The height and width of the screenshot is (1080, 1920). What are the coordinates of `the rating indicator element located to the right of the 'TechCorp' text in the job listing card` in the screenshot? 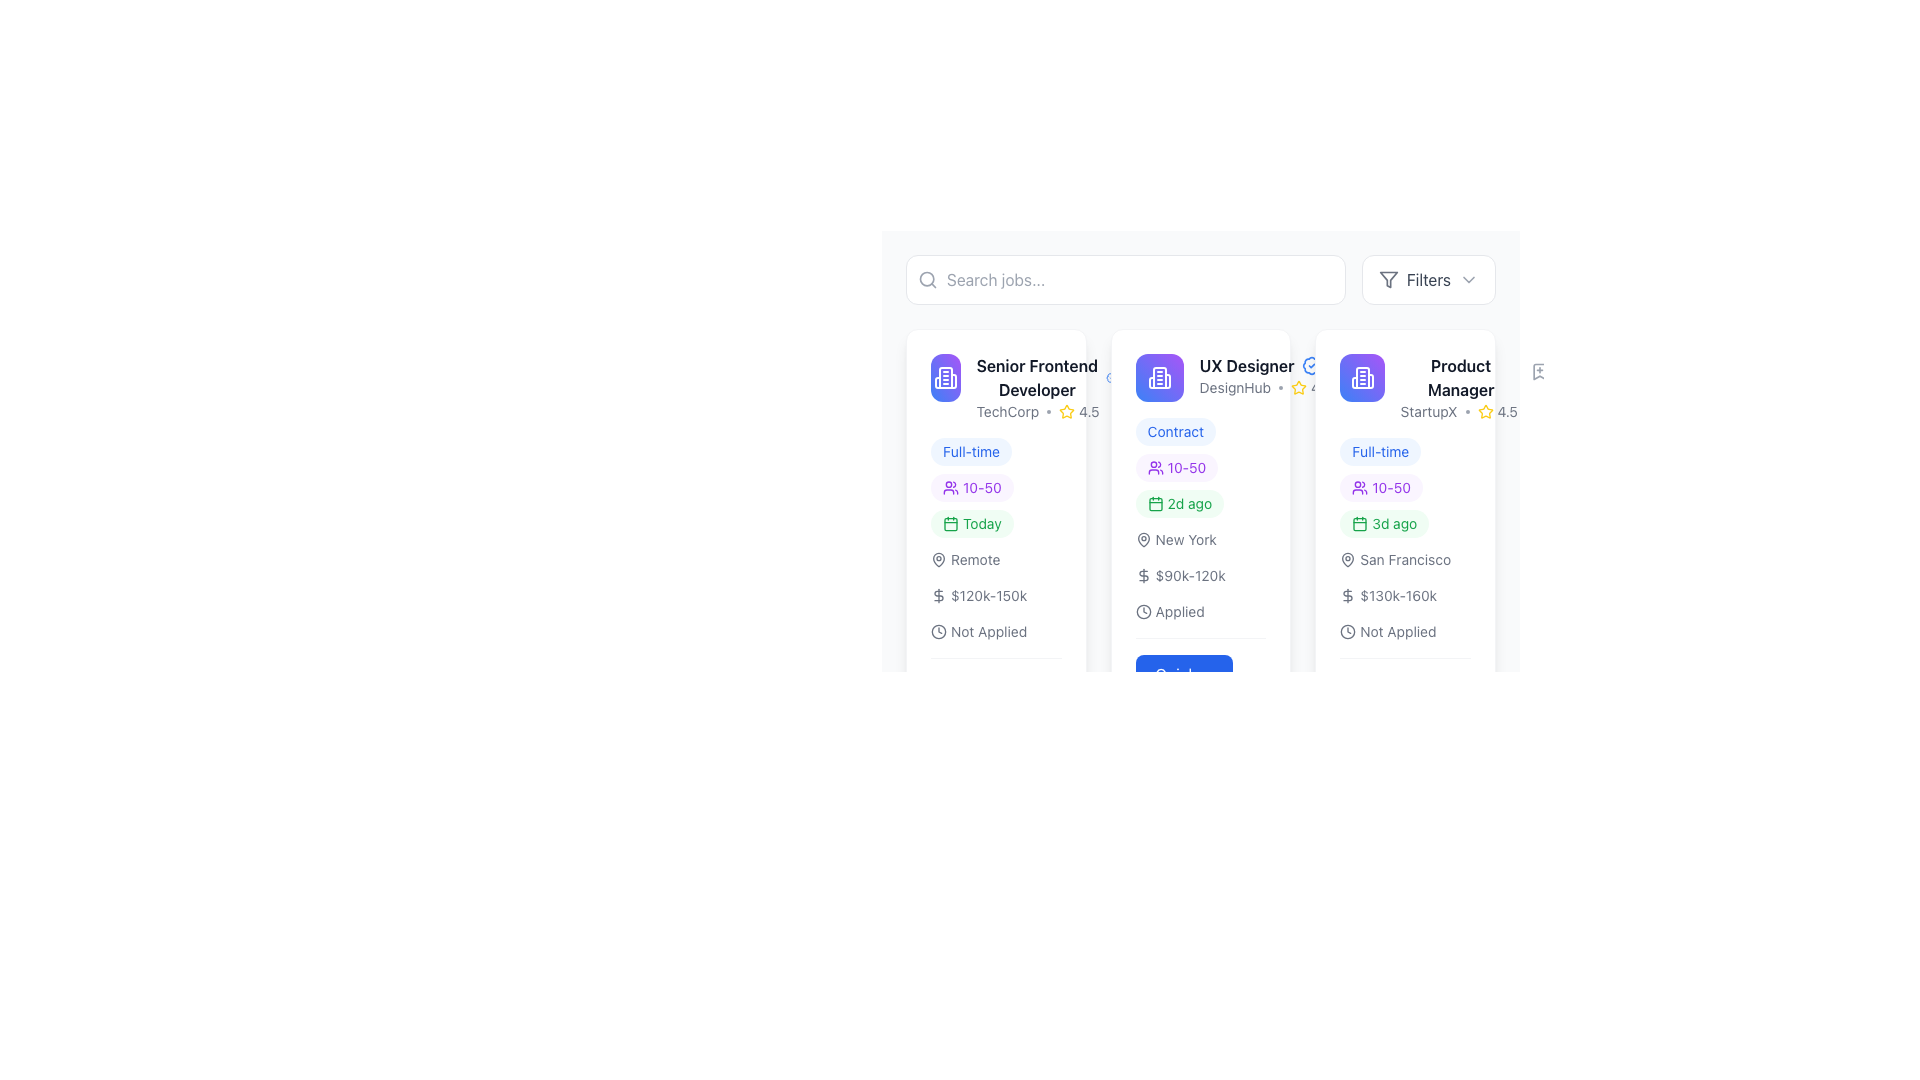 It's located at (1078, 411).